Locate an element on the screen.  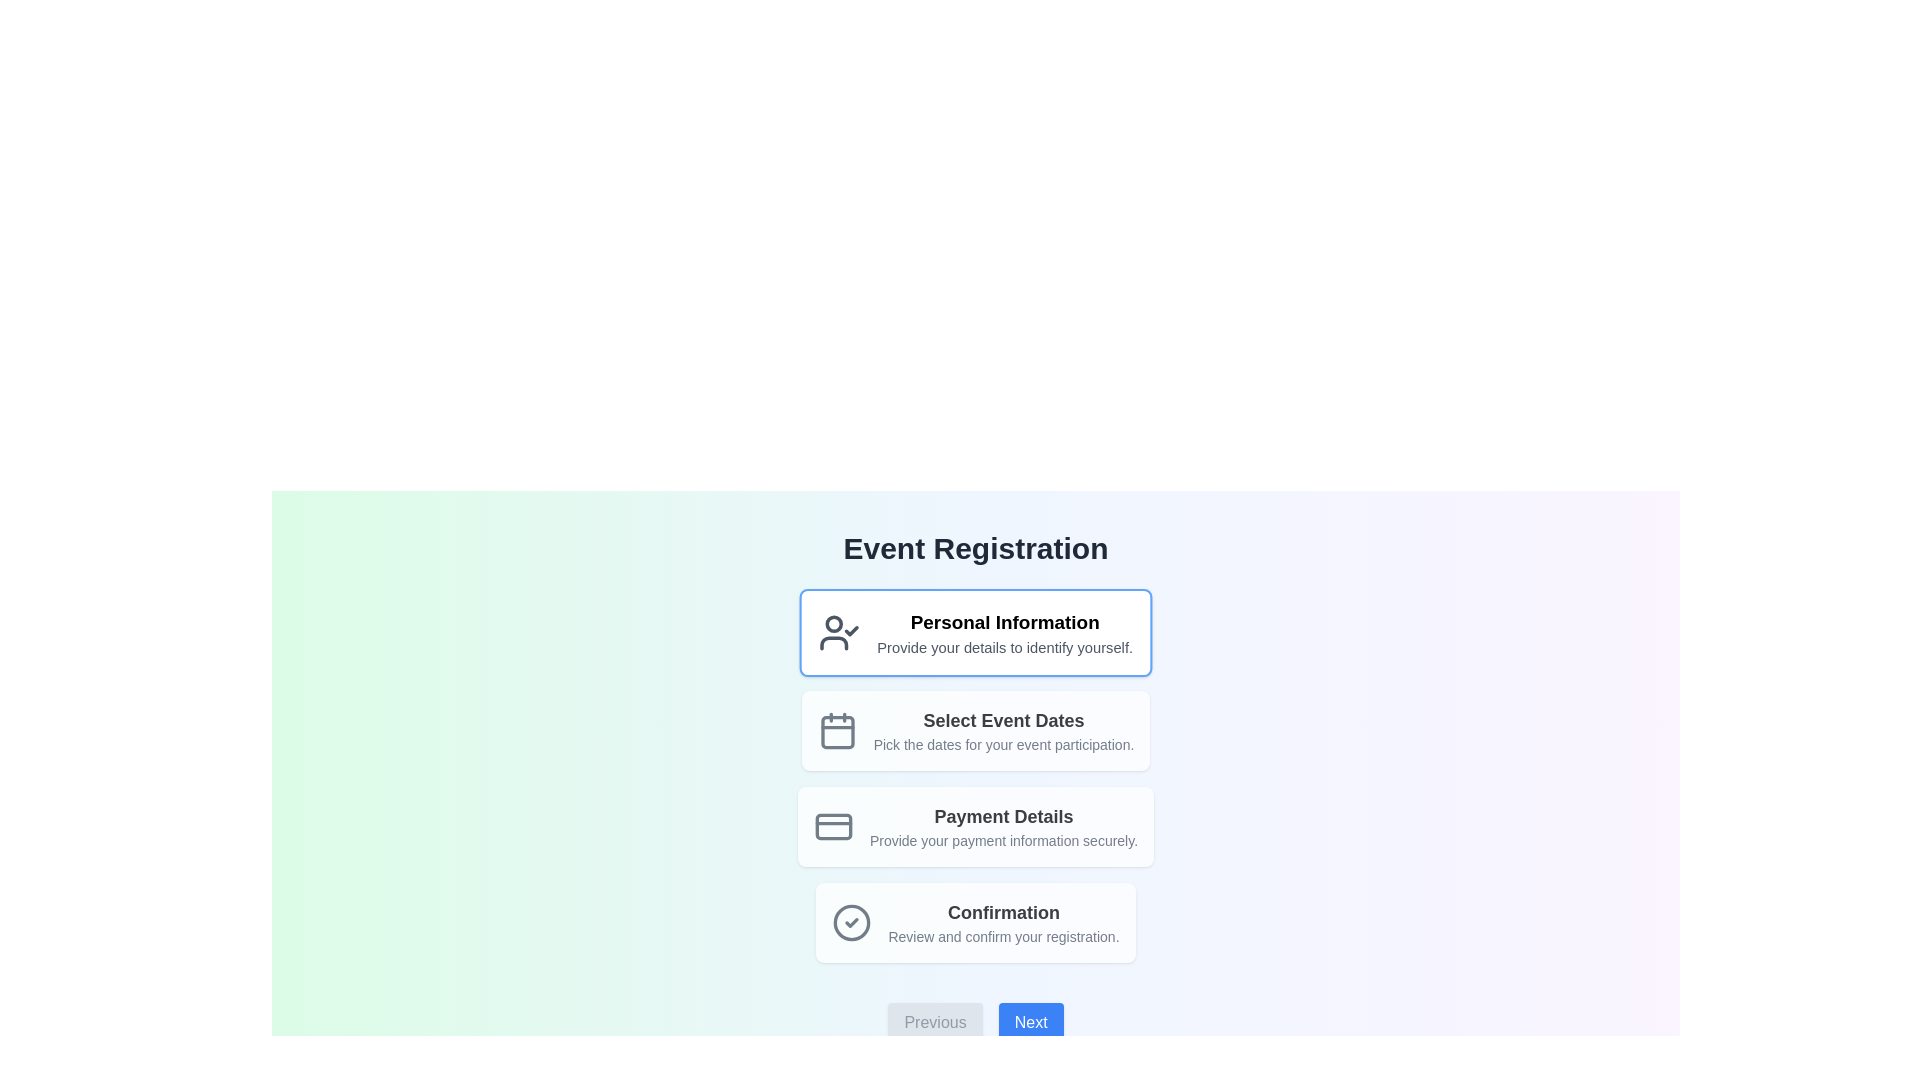
the Informational card that contains the title 'Payment Details' and the subtitle 'Provide your payment information securely.' It is the third section in the vertically stacked list, positioned below 'Select Event Dates.' is located at coordinates (975, 826).